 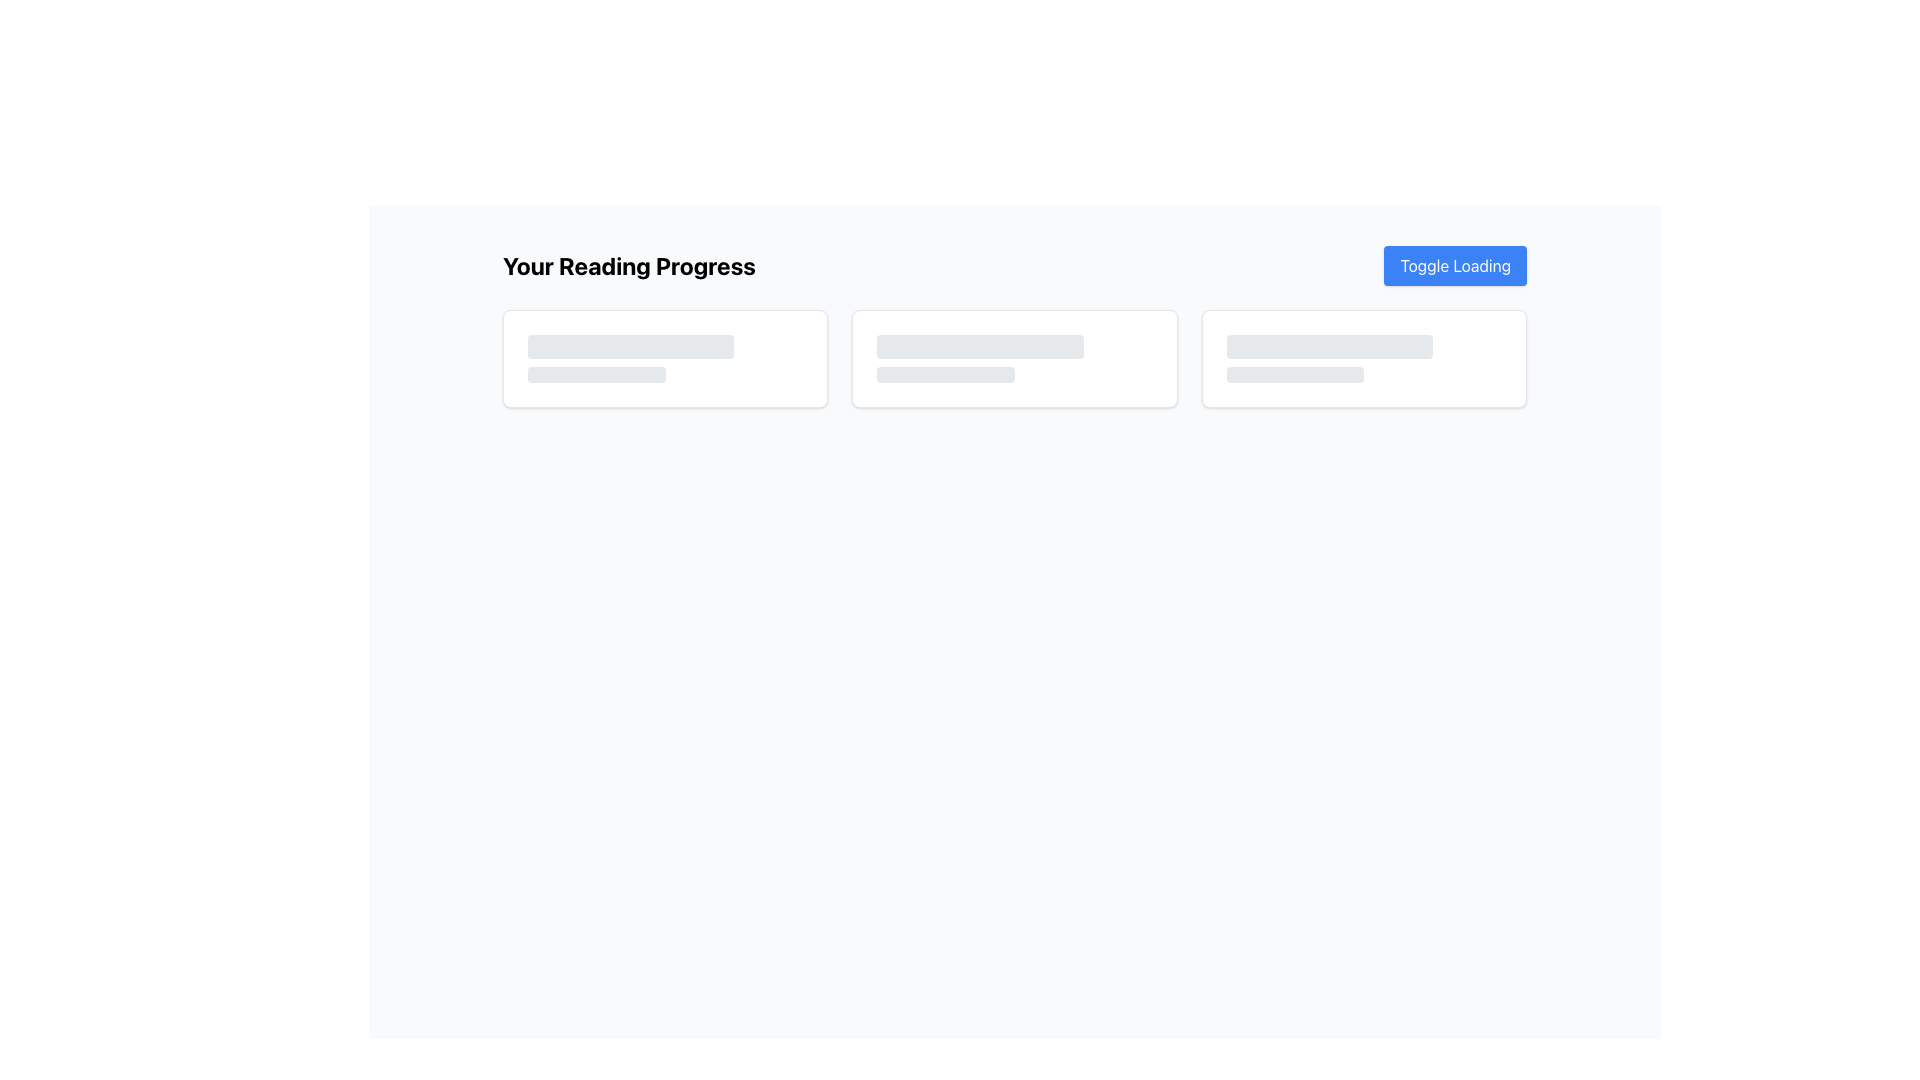 What do you see at coordinates (980, 346) in the screenshot?
I see `the loading skeleton placeholder element, which is a horizontally elongated rectangular box with rounded corners, positioned above a shorter gray box within the 'Your Reading Progress' section` at bounding box center [980, 346].